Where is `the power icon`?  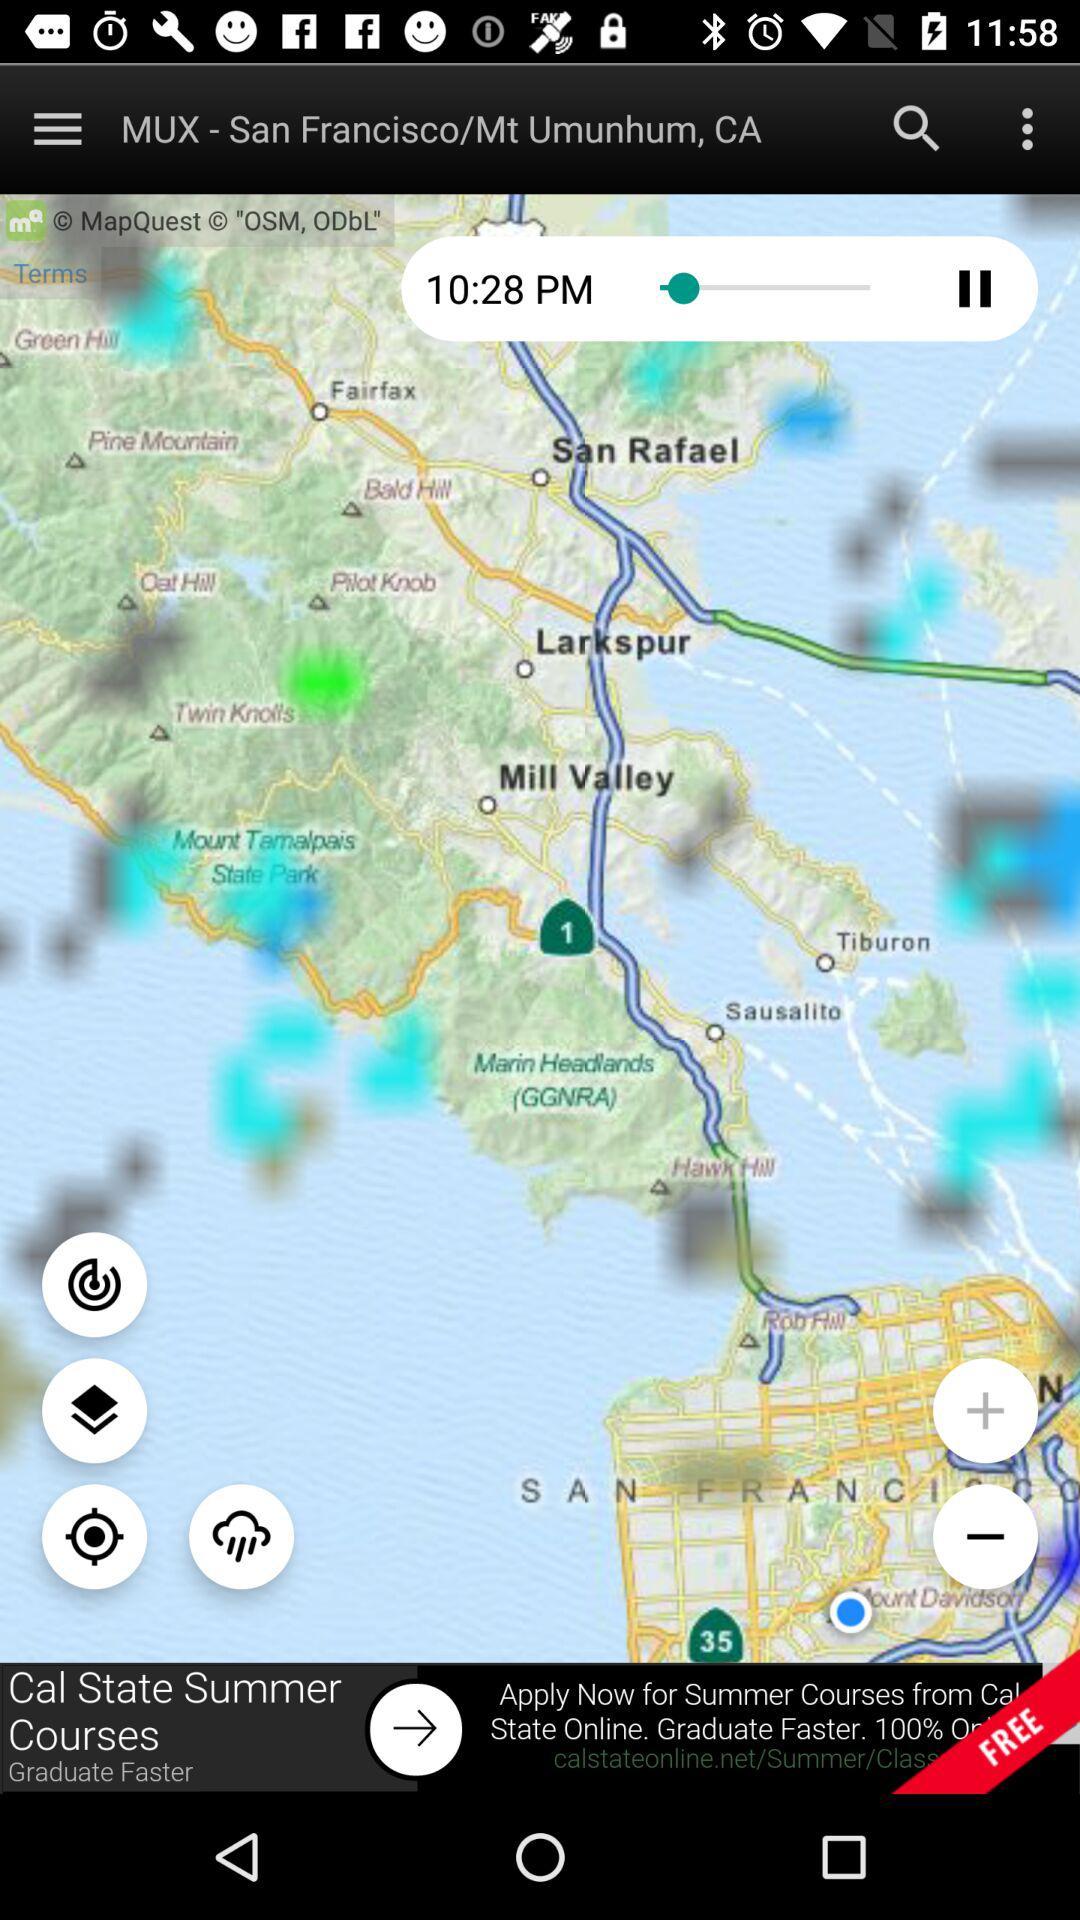 the power icon is located at coordinates (94, 1284).